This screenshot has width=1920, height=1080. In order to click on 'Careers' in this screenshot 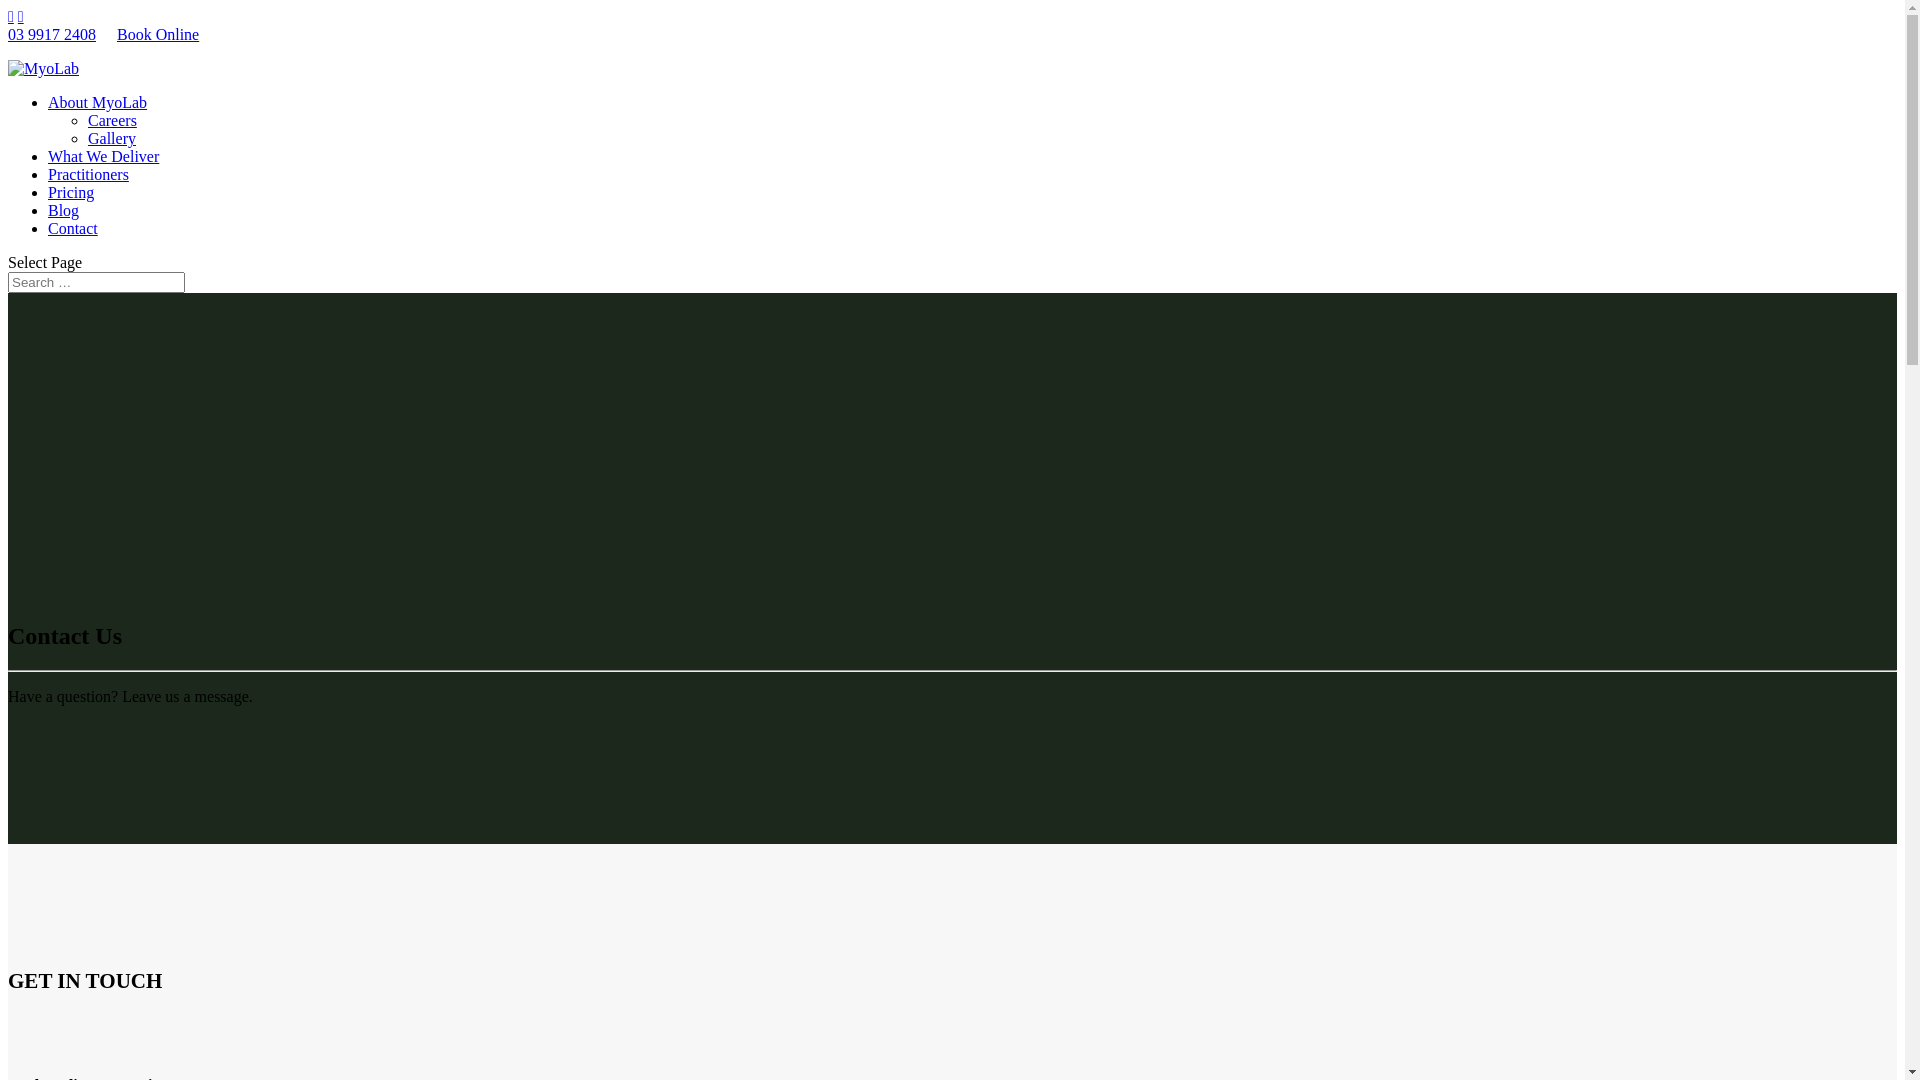, I will do `click(111, 120)`.